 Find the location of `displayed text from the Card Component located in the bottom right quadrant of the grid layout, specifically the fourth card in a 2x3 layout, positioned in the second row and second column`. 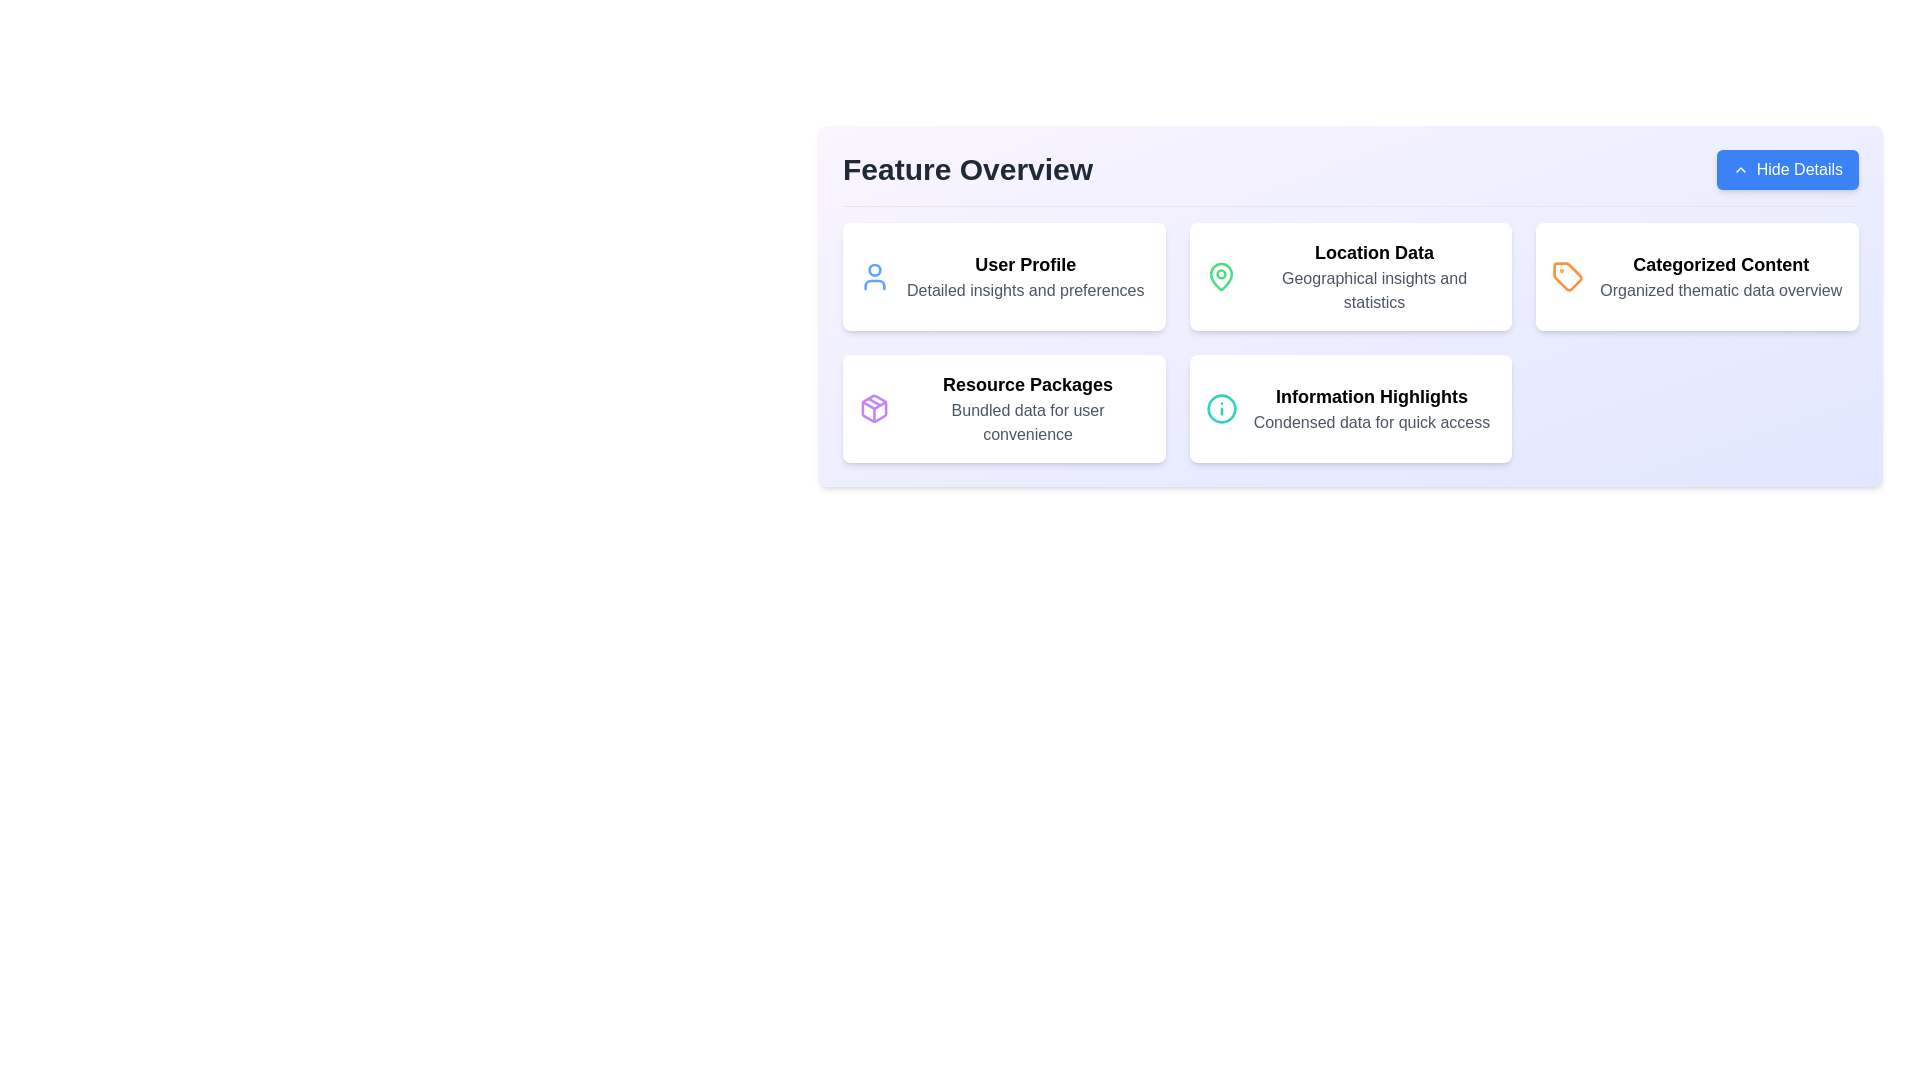

displayed text from the Card Component located in the bottom right quadrant of the grid layout, specifically the fourth card in a 2x3 layout, positioned in the second row and second column is located at coordinates (1350, 407).